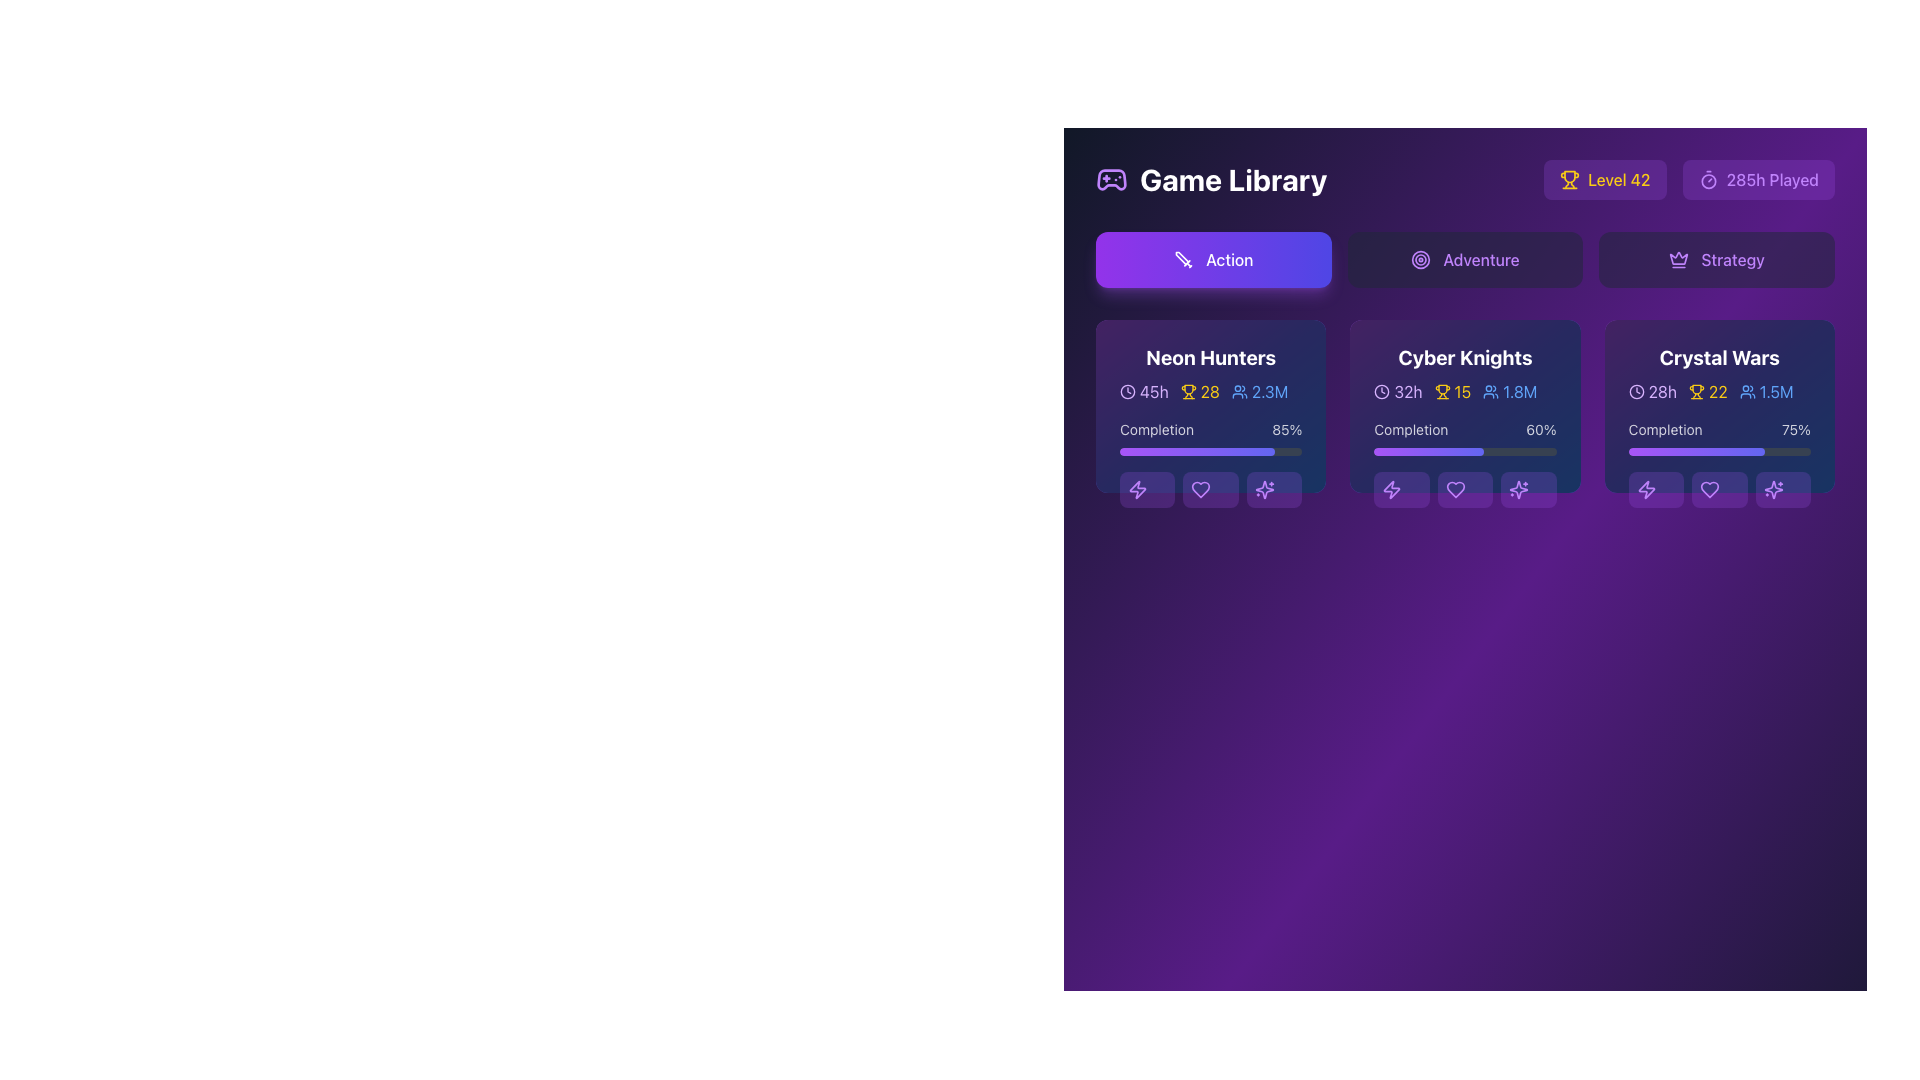 The width and height of the screenshot is (1920, 1080). Describe the element at coordinates (1111, 180) in the screenshot. I see `the game controller icon with a purple hue located at the far left of the 'Game Library' title in the header section` at that location.